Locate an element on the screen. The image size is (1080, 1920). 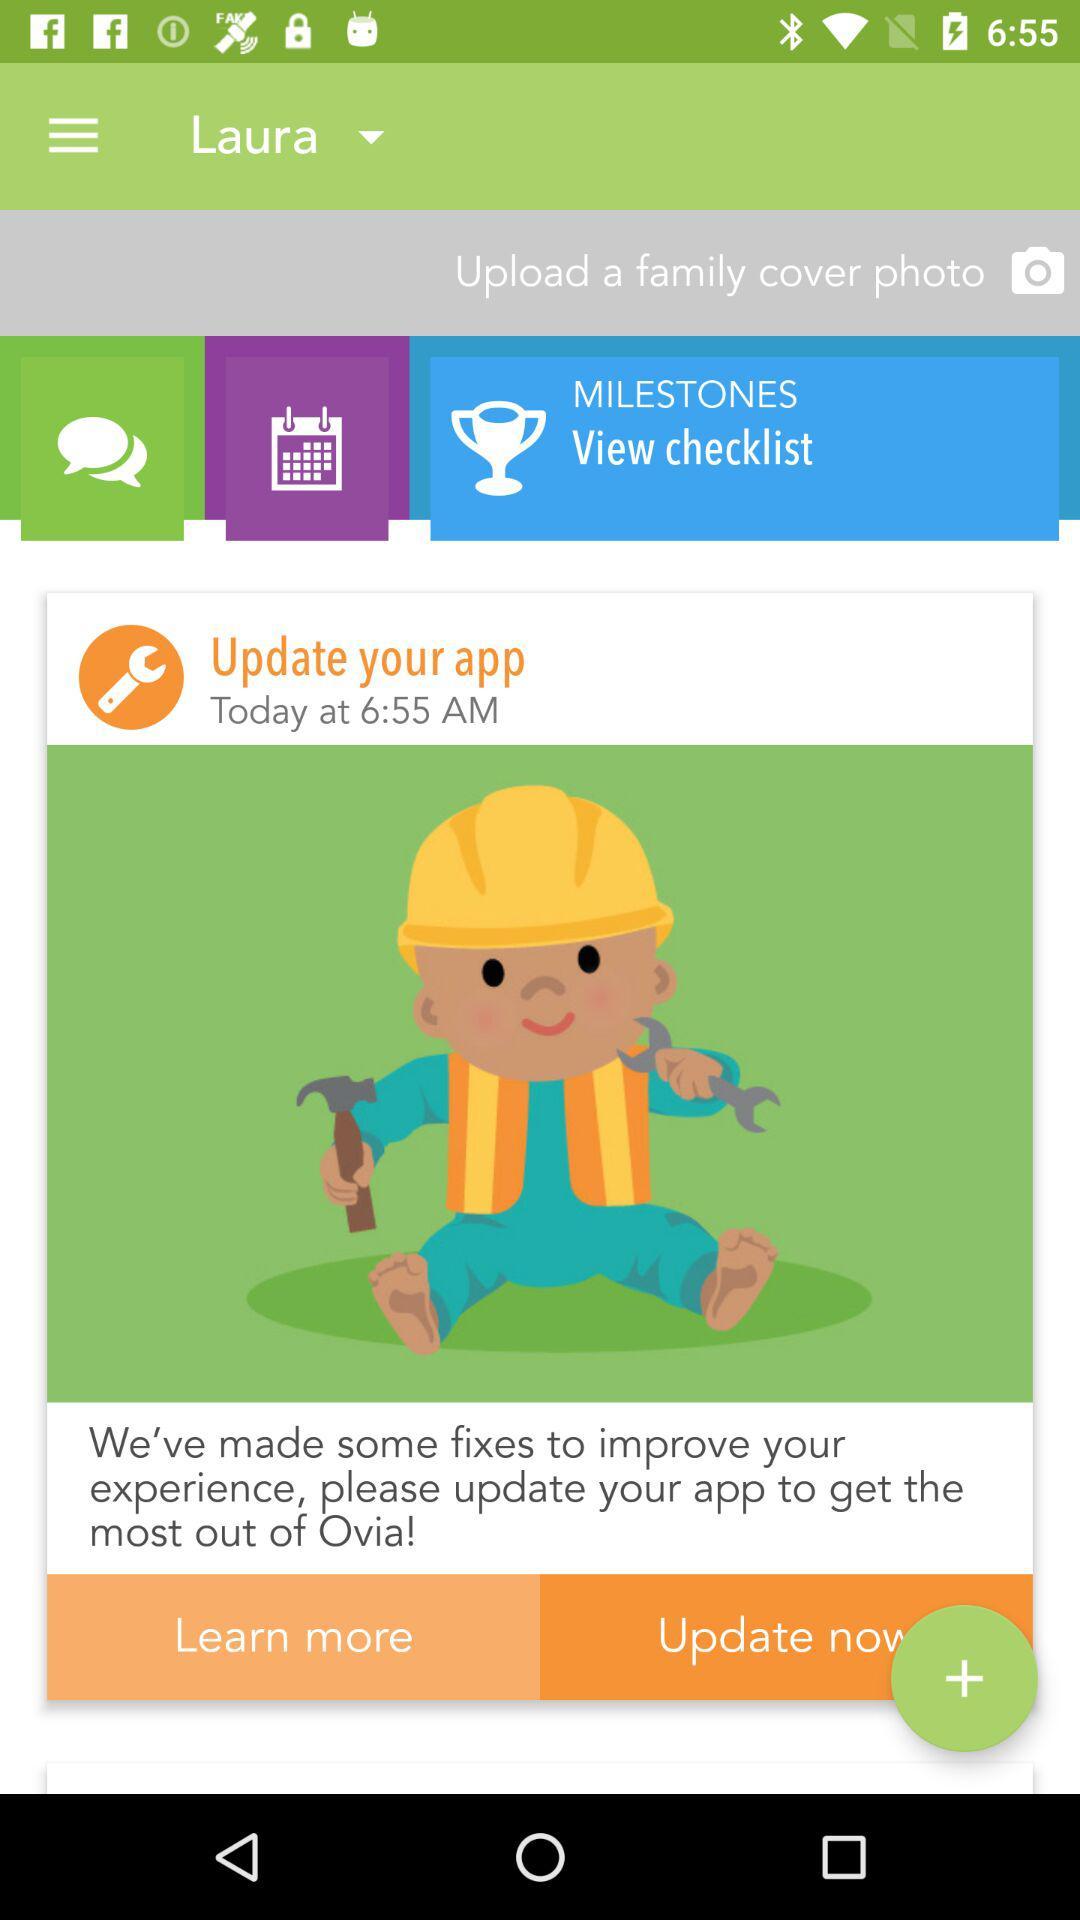
the icon to the left of the laura icon is located at coordinates (72, 135).